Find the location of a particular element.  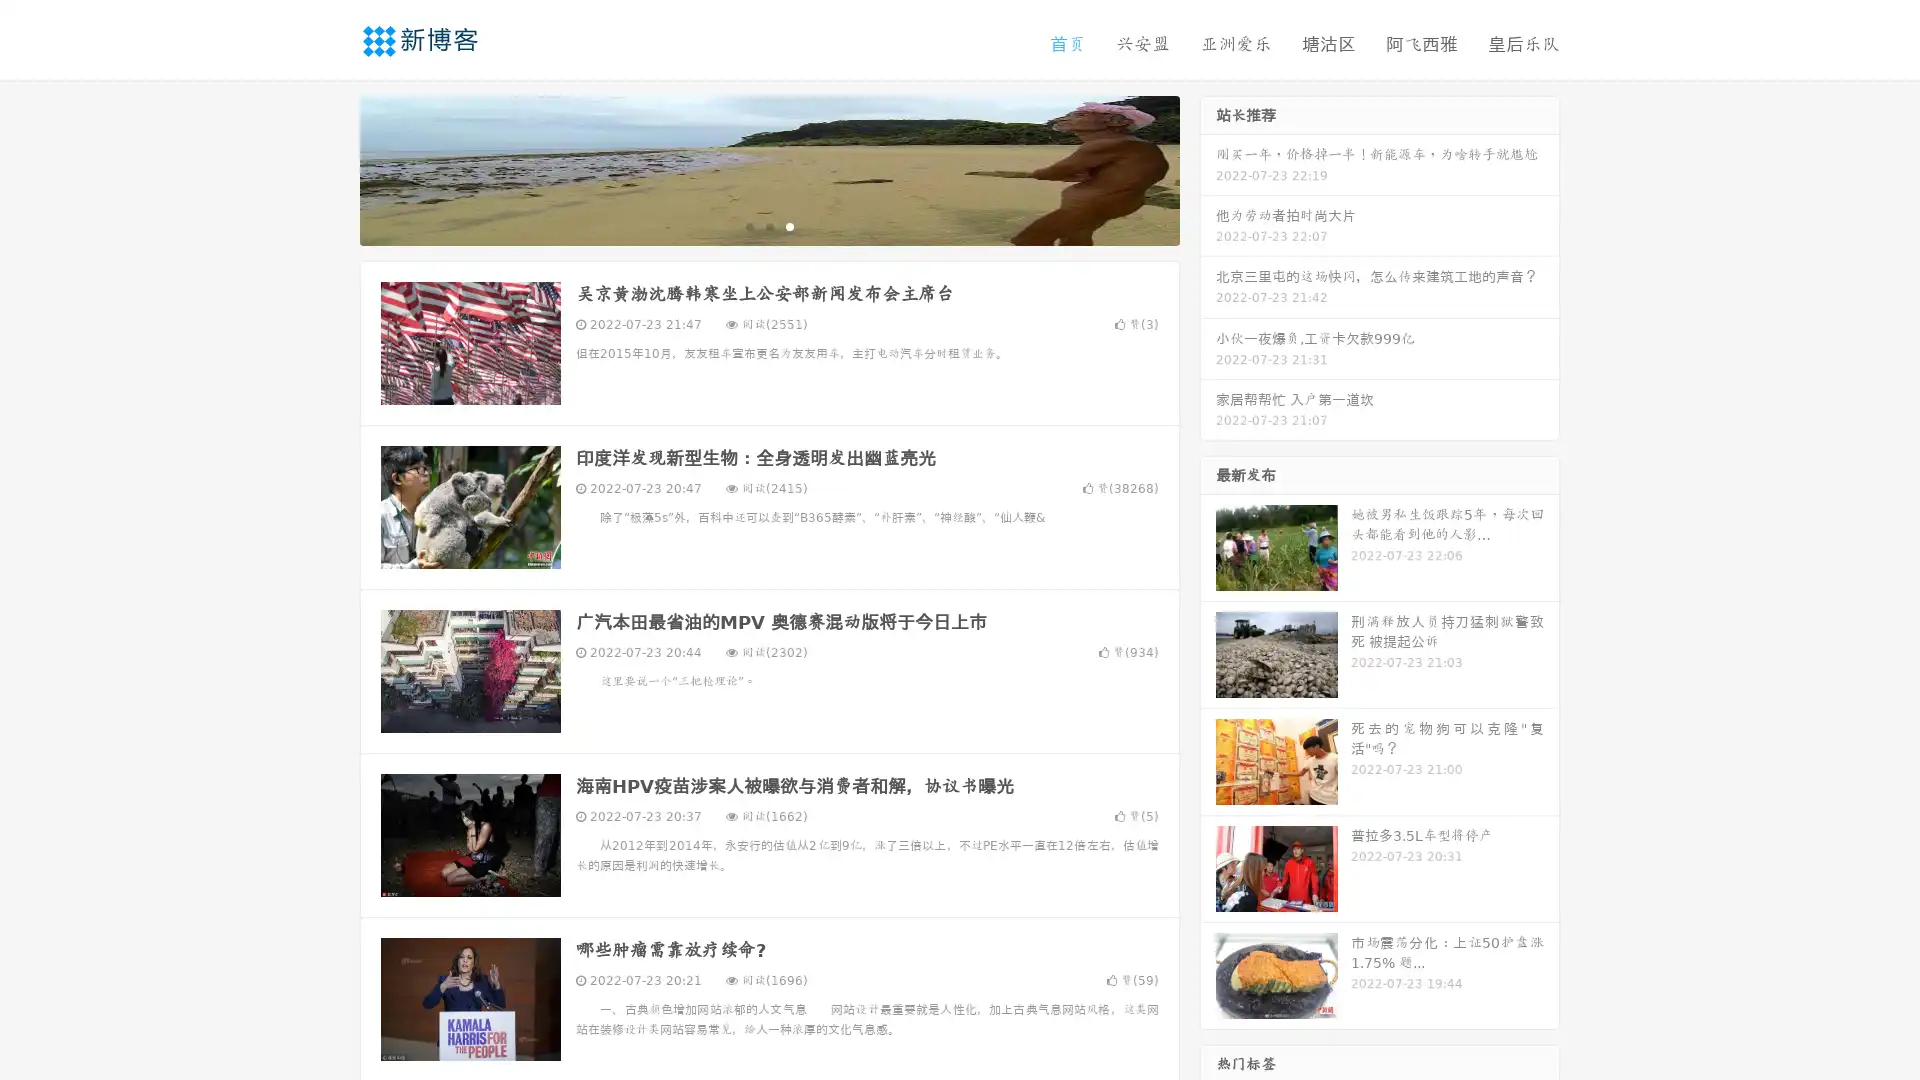

Go to slide 1 is located at coordinates (748, 225).